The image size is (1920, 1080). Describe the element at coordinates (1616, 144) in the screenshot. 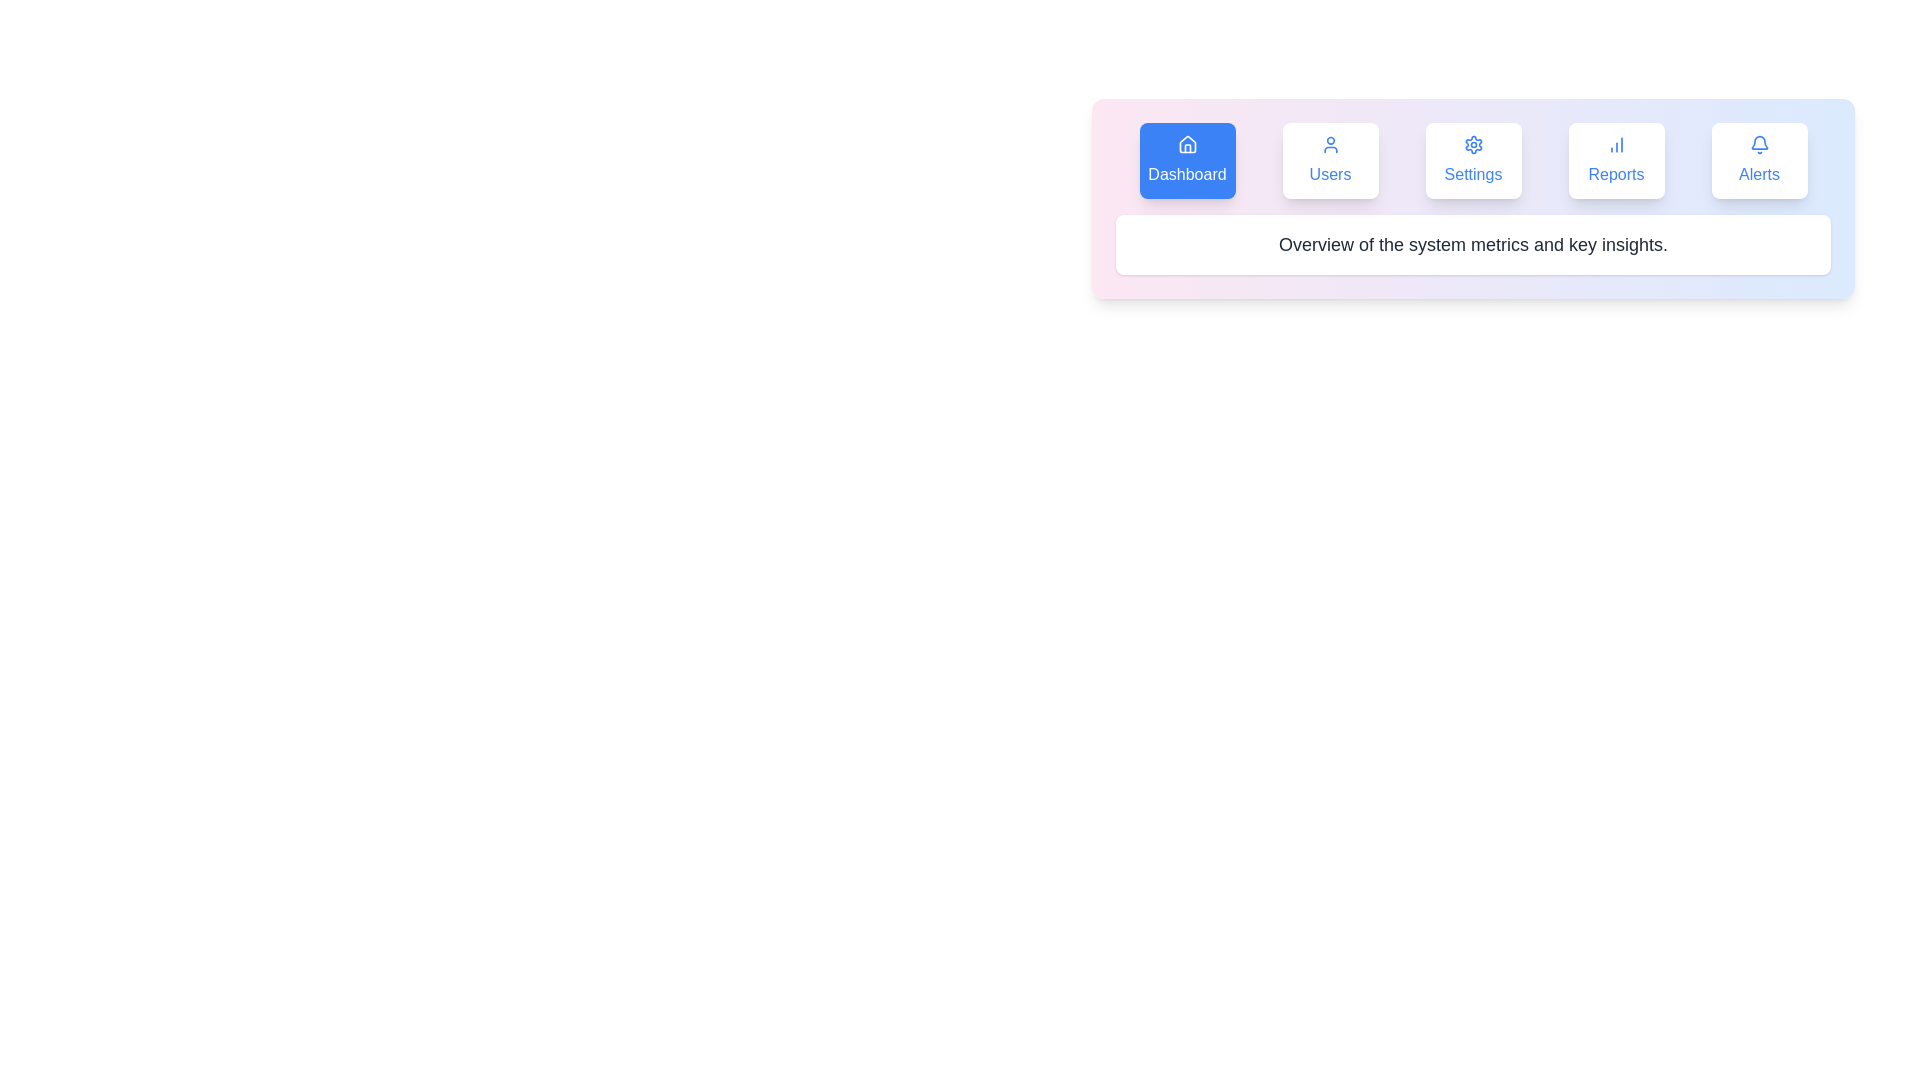

I see `the column chart icon located within the 'Reports' button, which is the fourth button in the navigation bar, featuring three vertical bars of increasing height outlined in blue` at that location.